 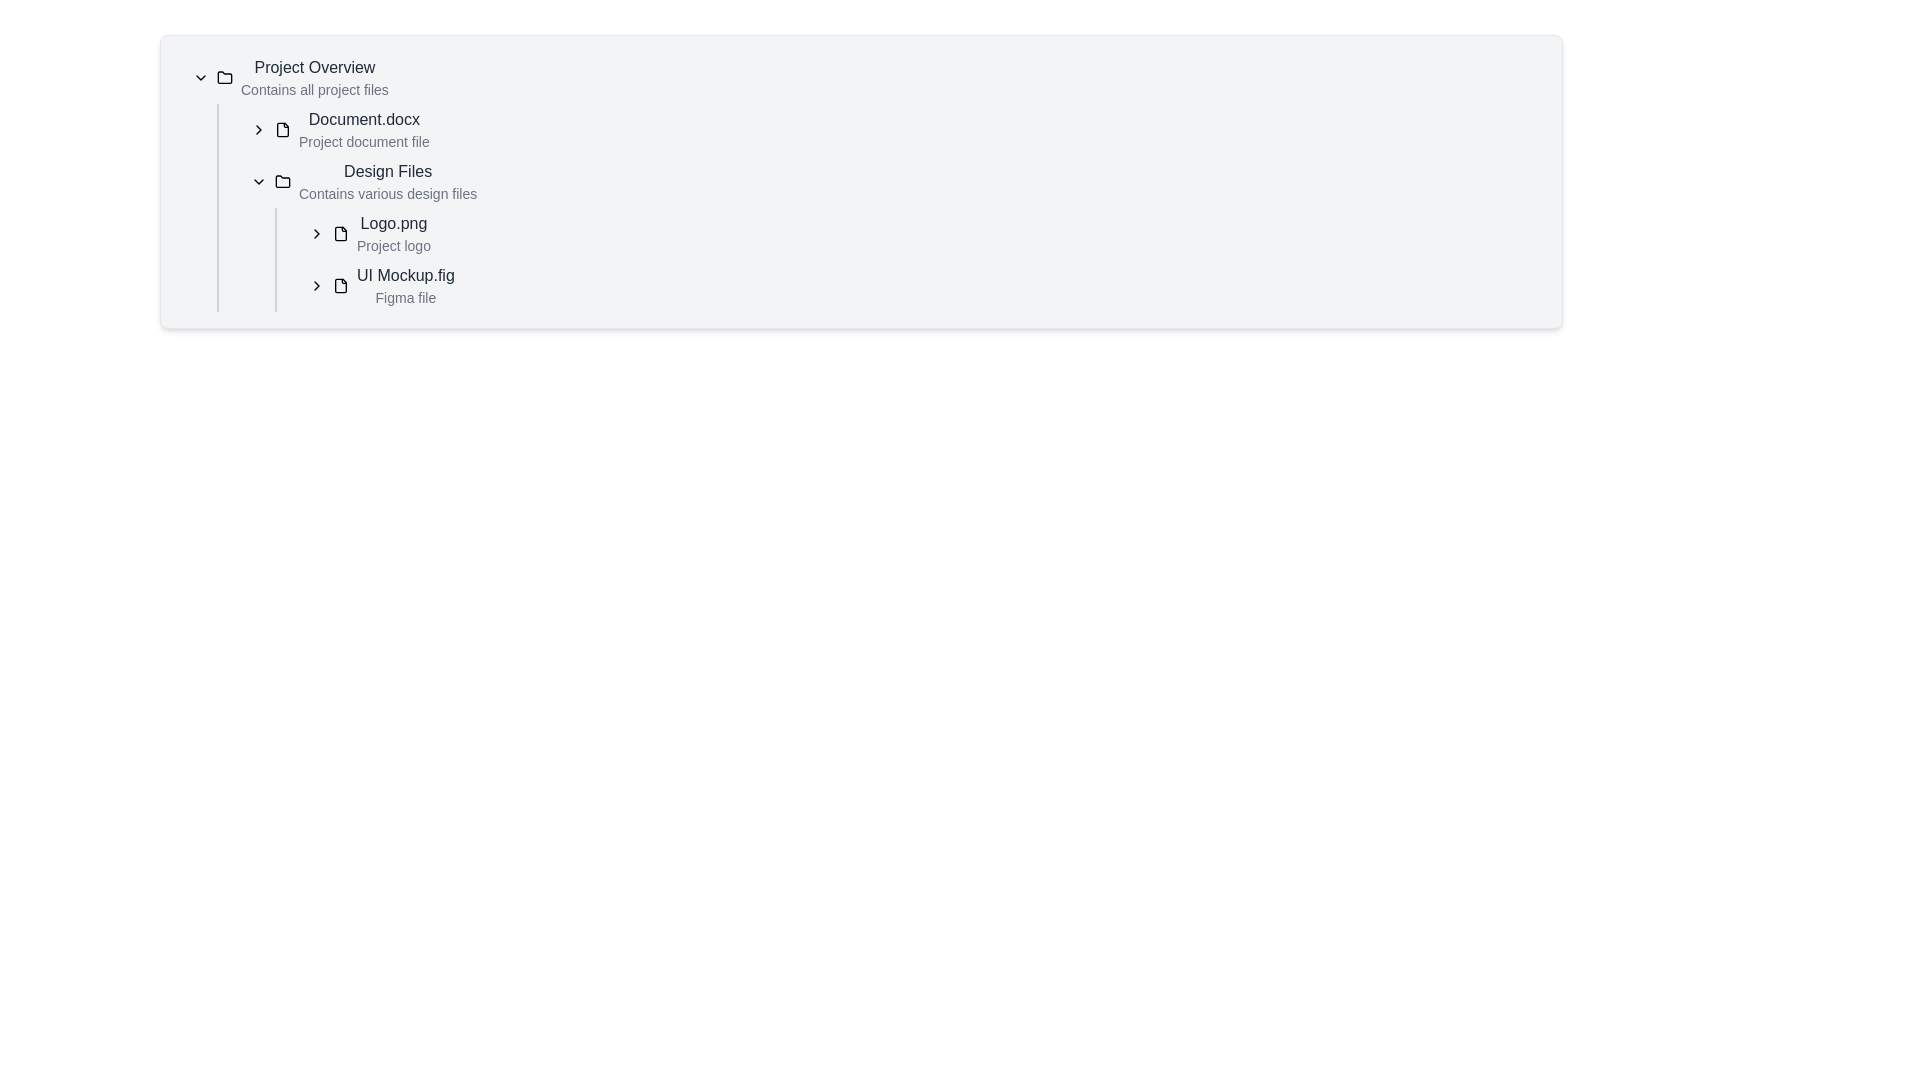 I want to click on the Chevron toggle icon located to the left of the 'Design Files' folder, which serves as a toggle for expanding or collapsing the folder, to potentially display a tooltip, so click(x=258, y=181).